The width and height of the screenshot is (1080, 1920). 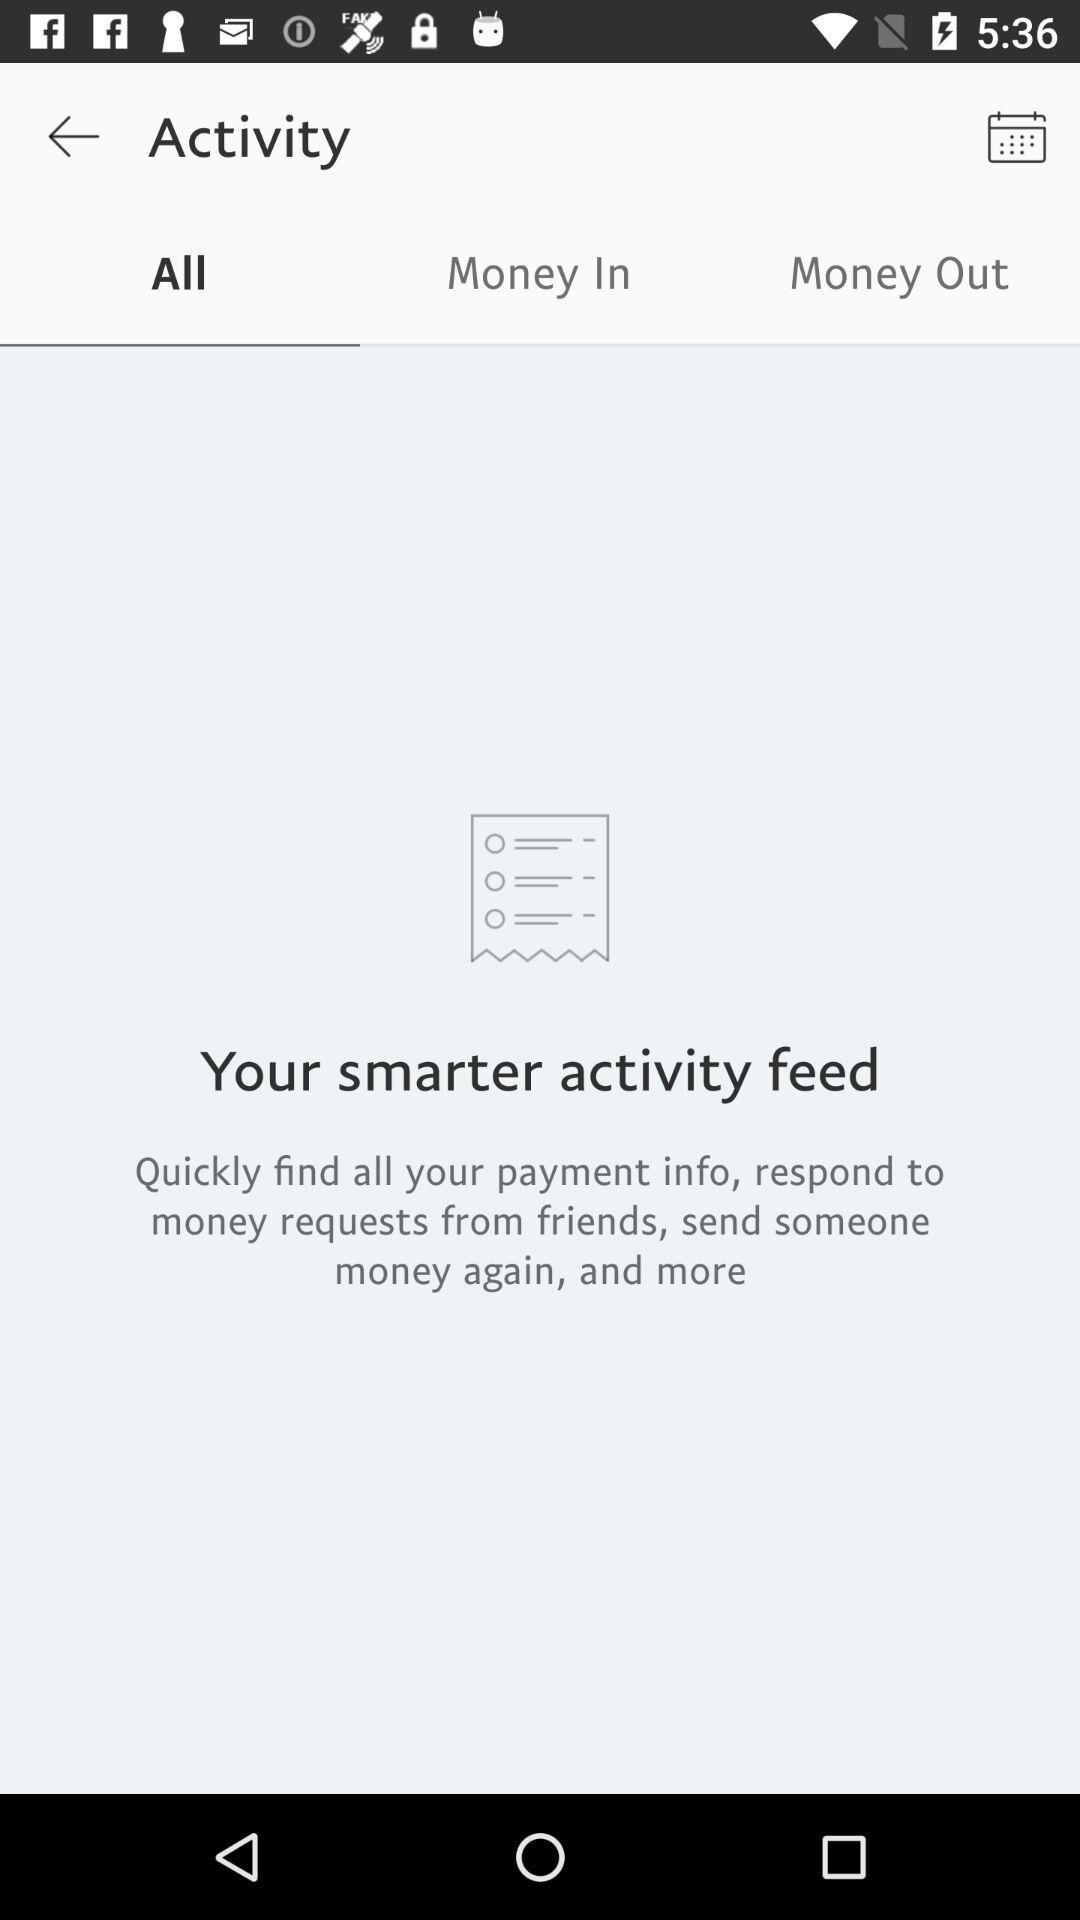 What do you see at coordinates (1017, 135) in the screenshot?
I see `the icon next to activity` at bounding box center [1017, 135].